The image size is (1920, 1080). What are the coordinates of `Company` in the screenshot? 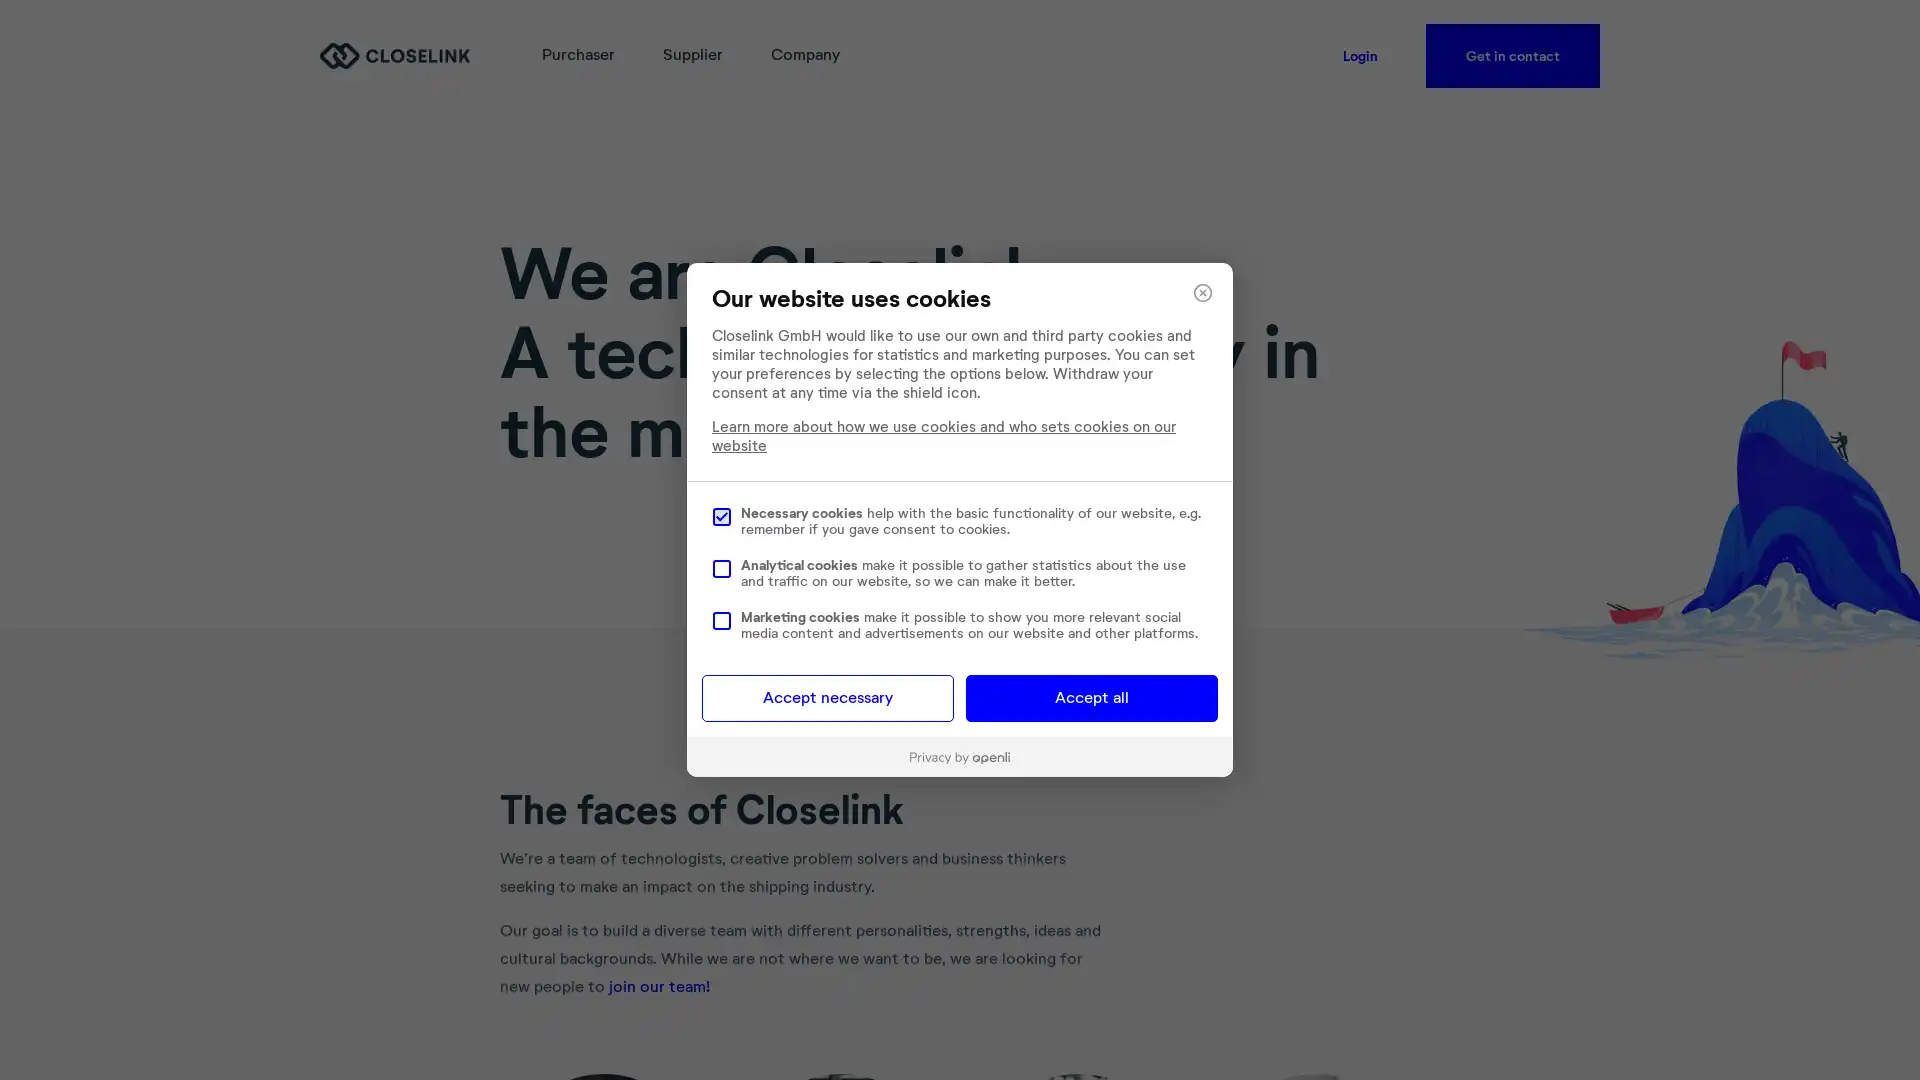 It's located at (805, 55).